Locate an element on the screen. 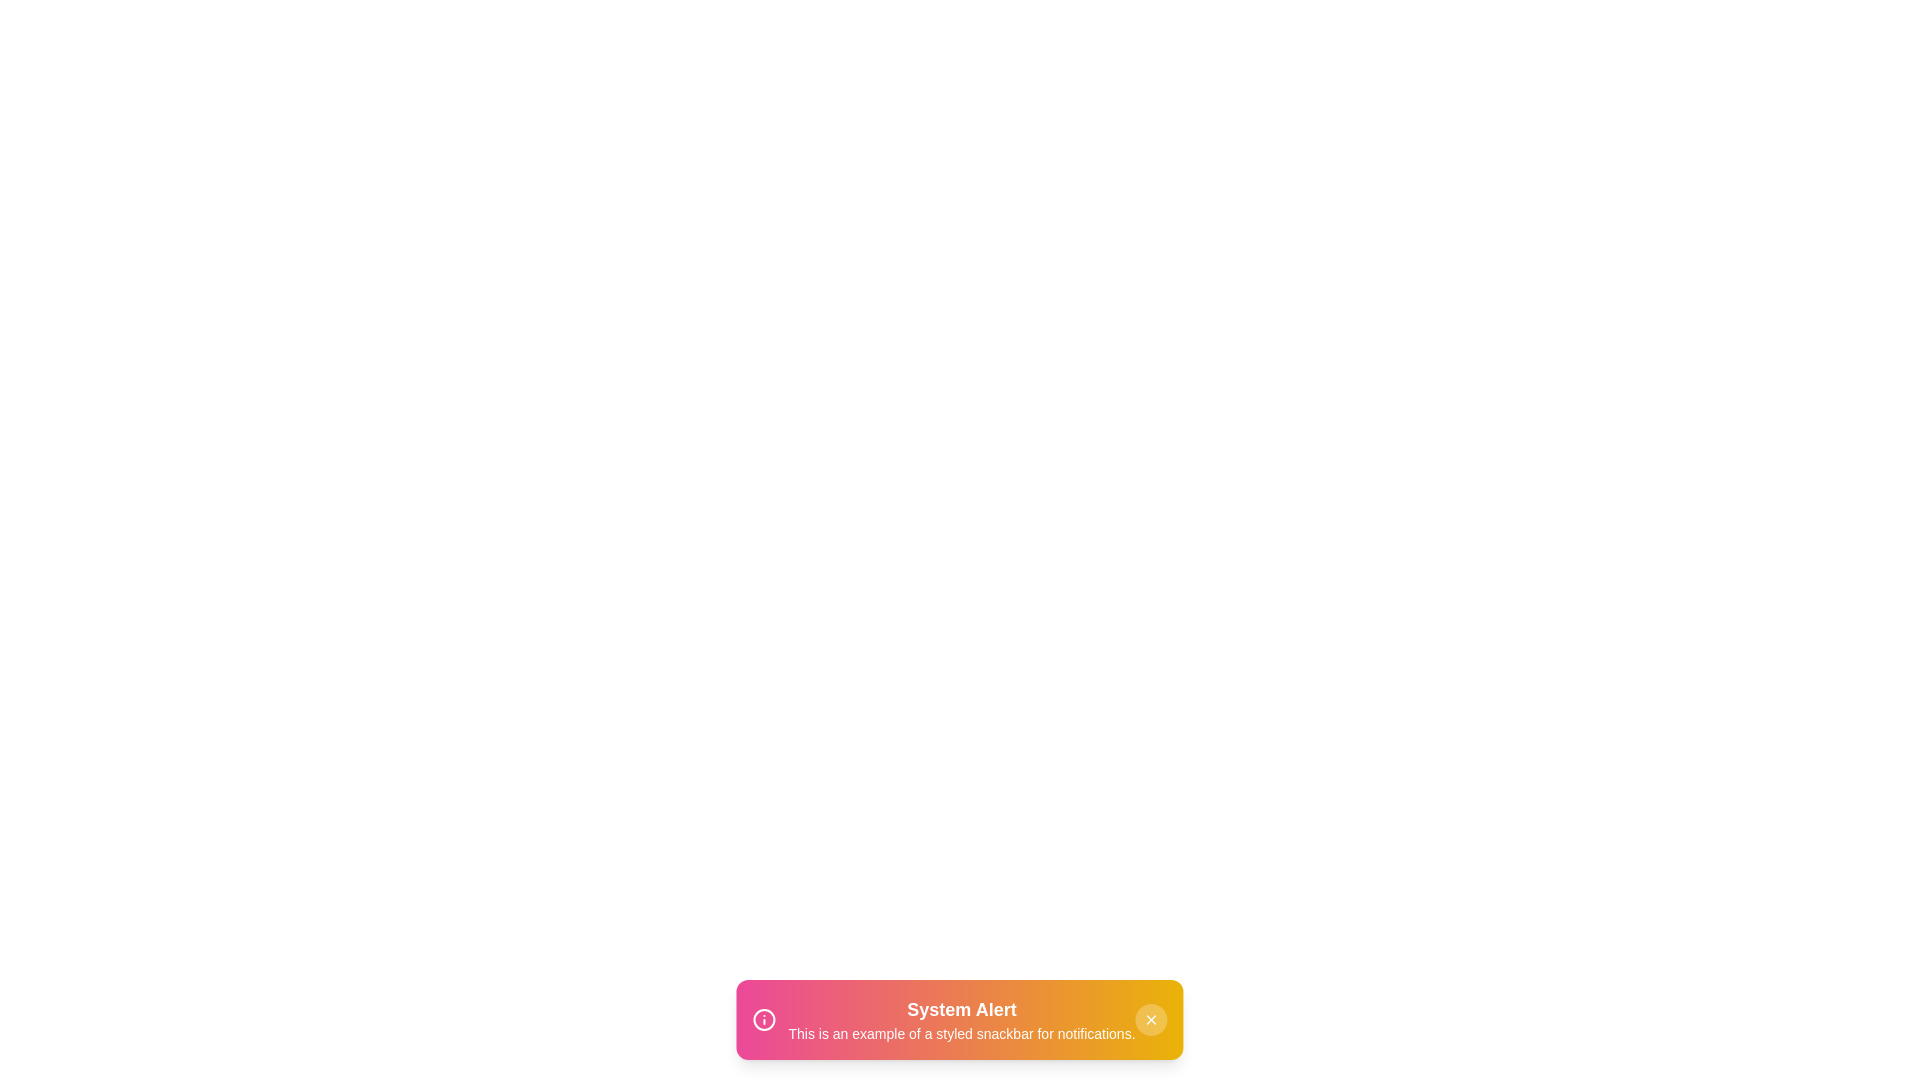 Image resolution: width=1920 pixels, height=1080 pixels. the close button to observe hover effects is located at coordinates (1151, 1019).